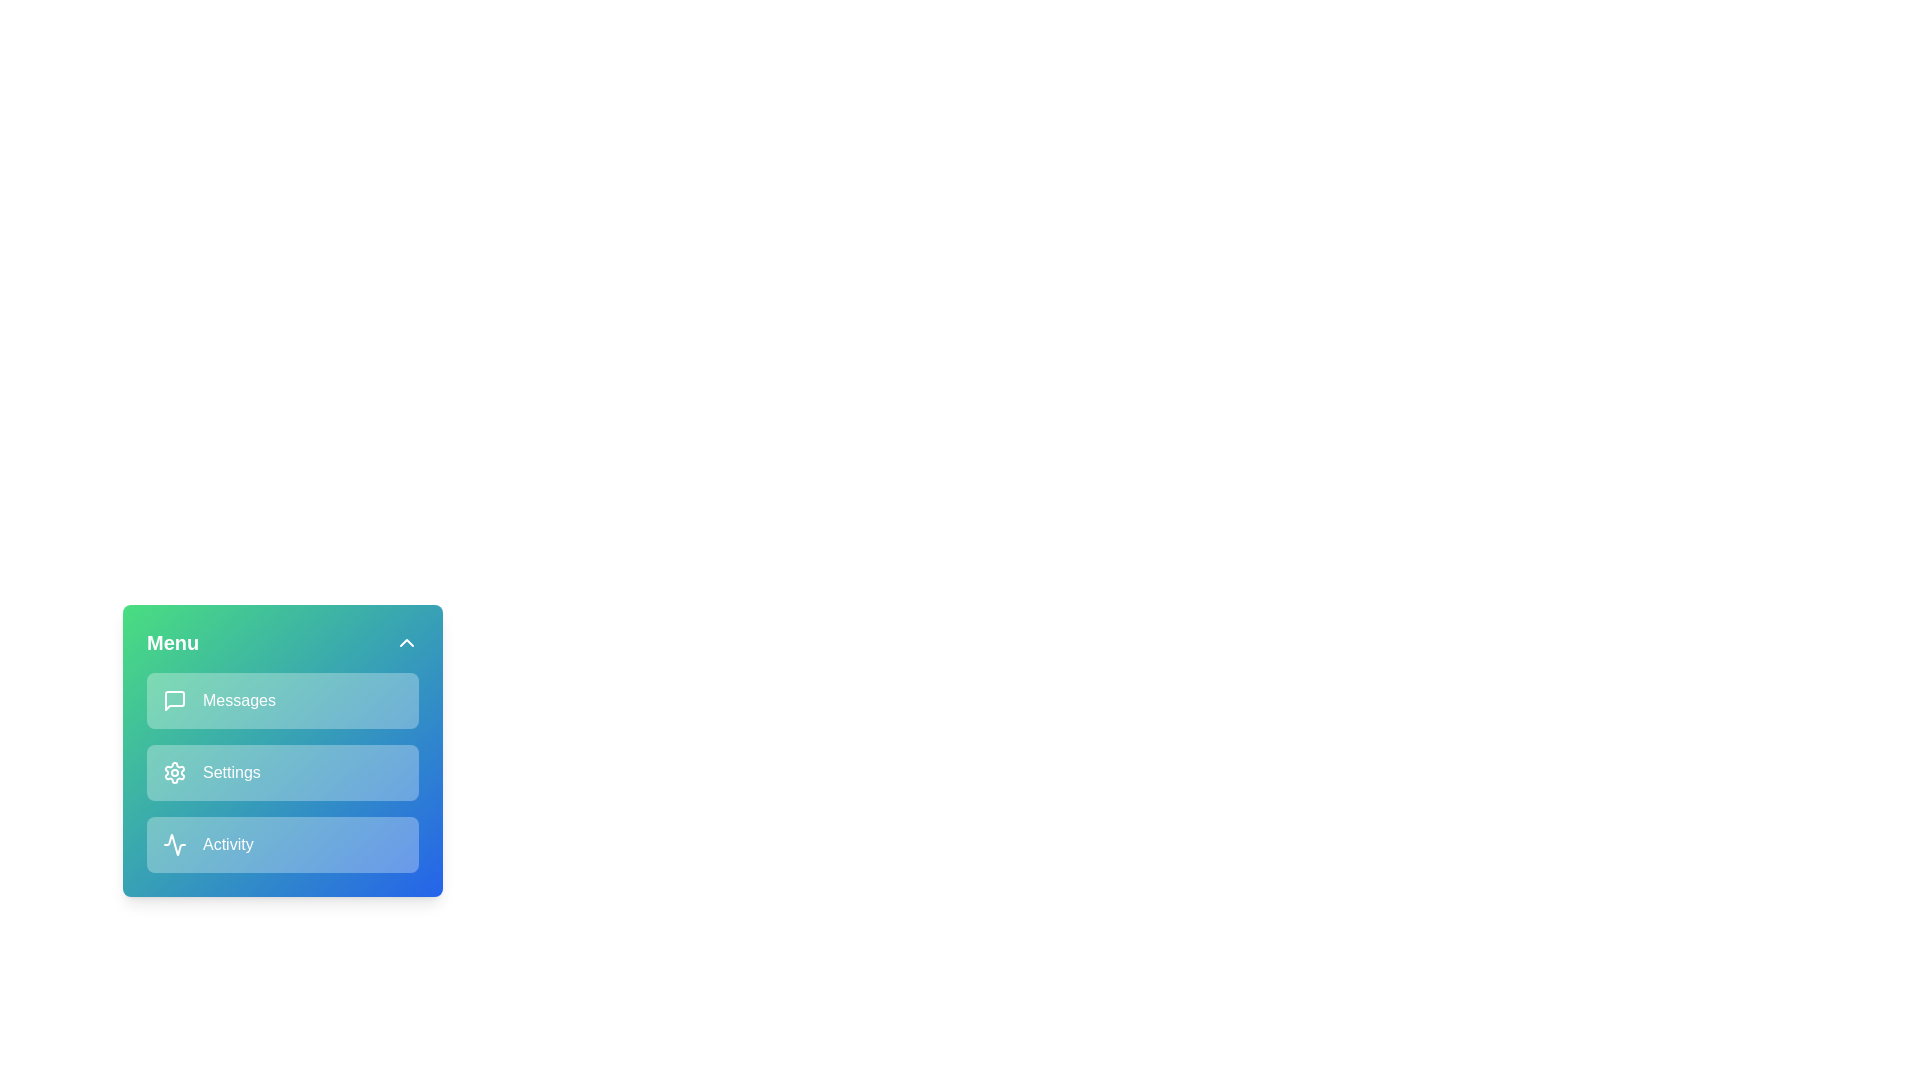  Describe the element at coordinates (282, 844) in the screenshot. I see `the menu item Activity from the menu` at that location.